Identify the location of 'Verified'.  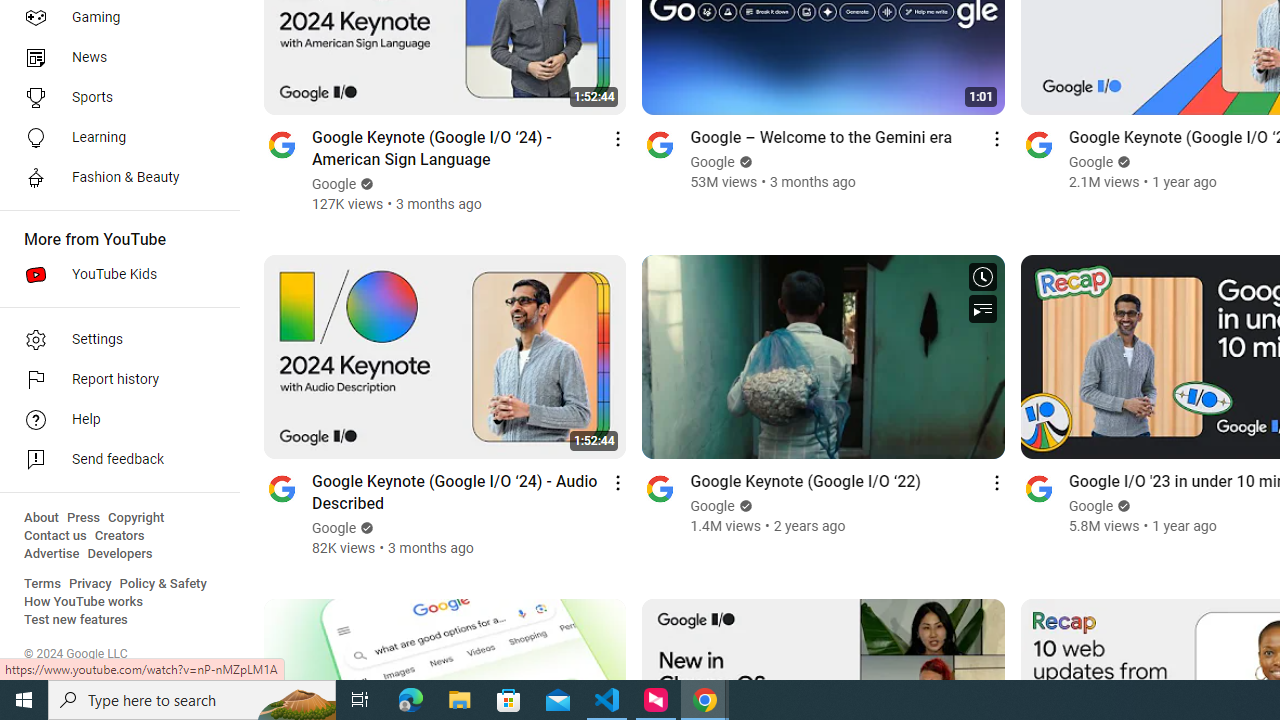
(1122, 505).